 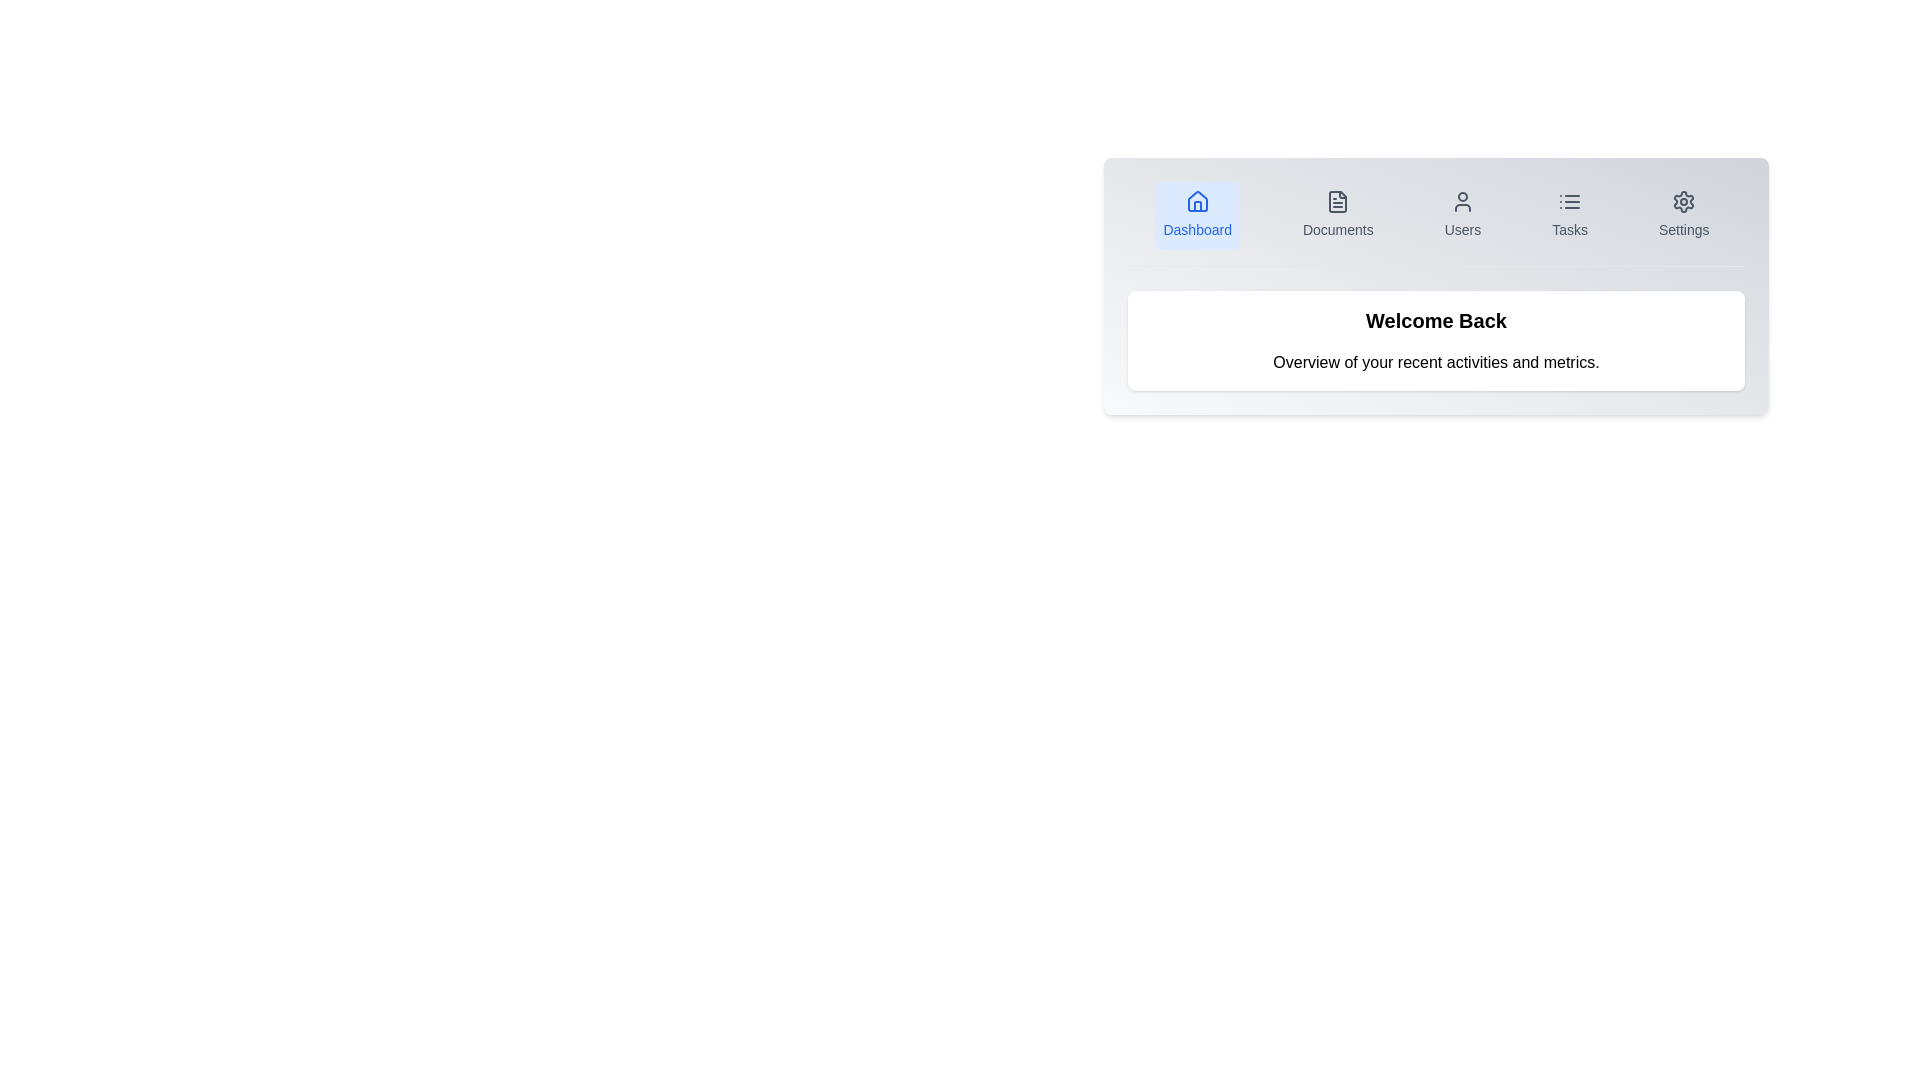 I want to click on the 'Documents' label in the navigation menu bar, so click(x=1338, y=229).